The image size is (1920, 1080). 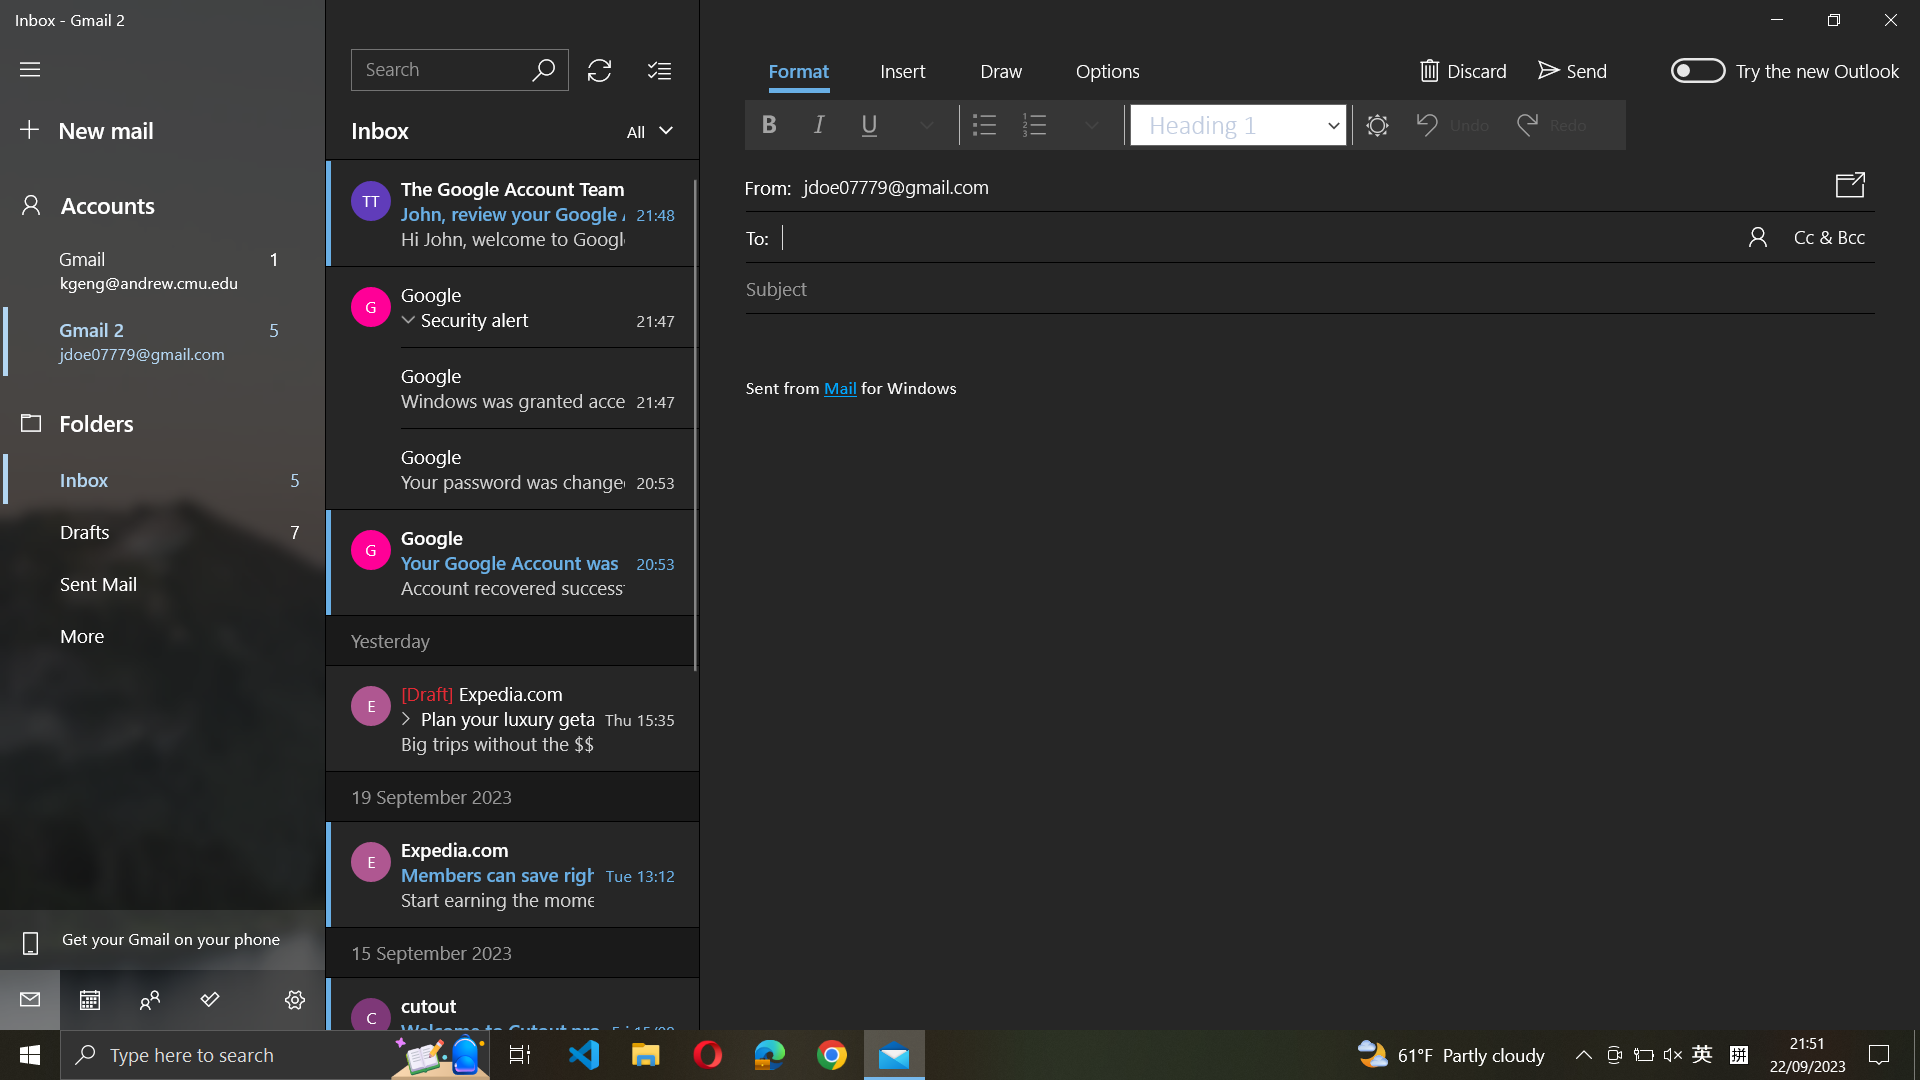 What do you see at coordinates (1316, 631) in the screenshot?
I see `Change the Signature to "John" and underline it` at bounding box center [1316, 631].